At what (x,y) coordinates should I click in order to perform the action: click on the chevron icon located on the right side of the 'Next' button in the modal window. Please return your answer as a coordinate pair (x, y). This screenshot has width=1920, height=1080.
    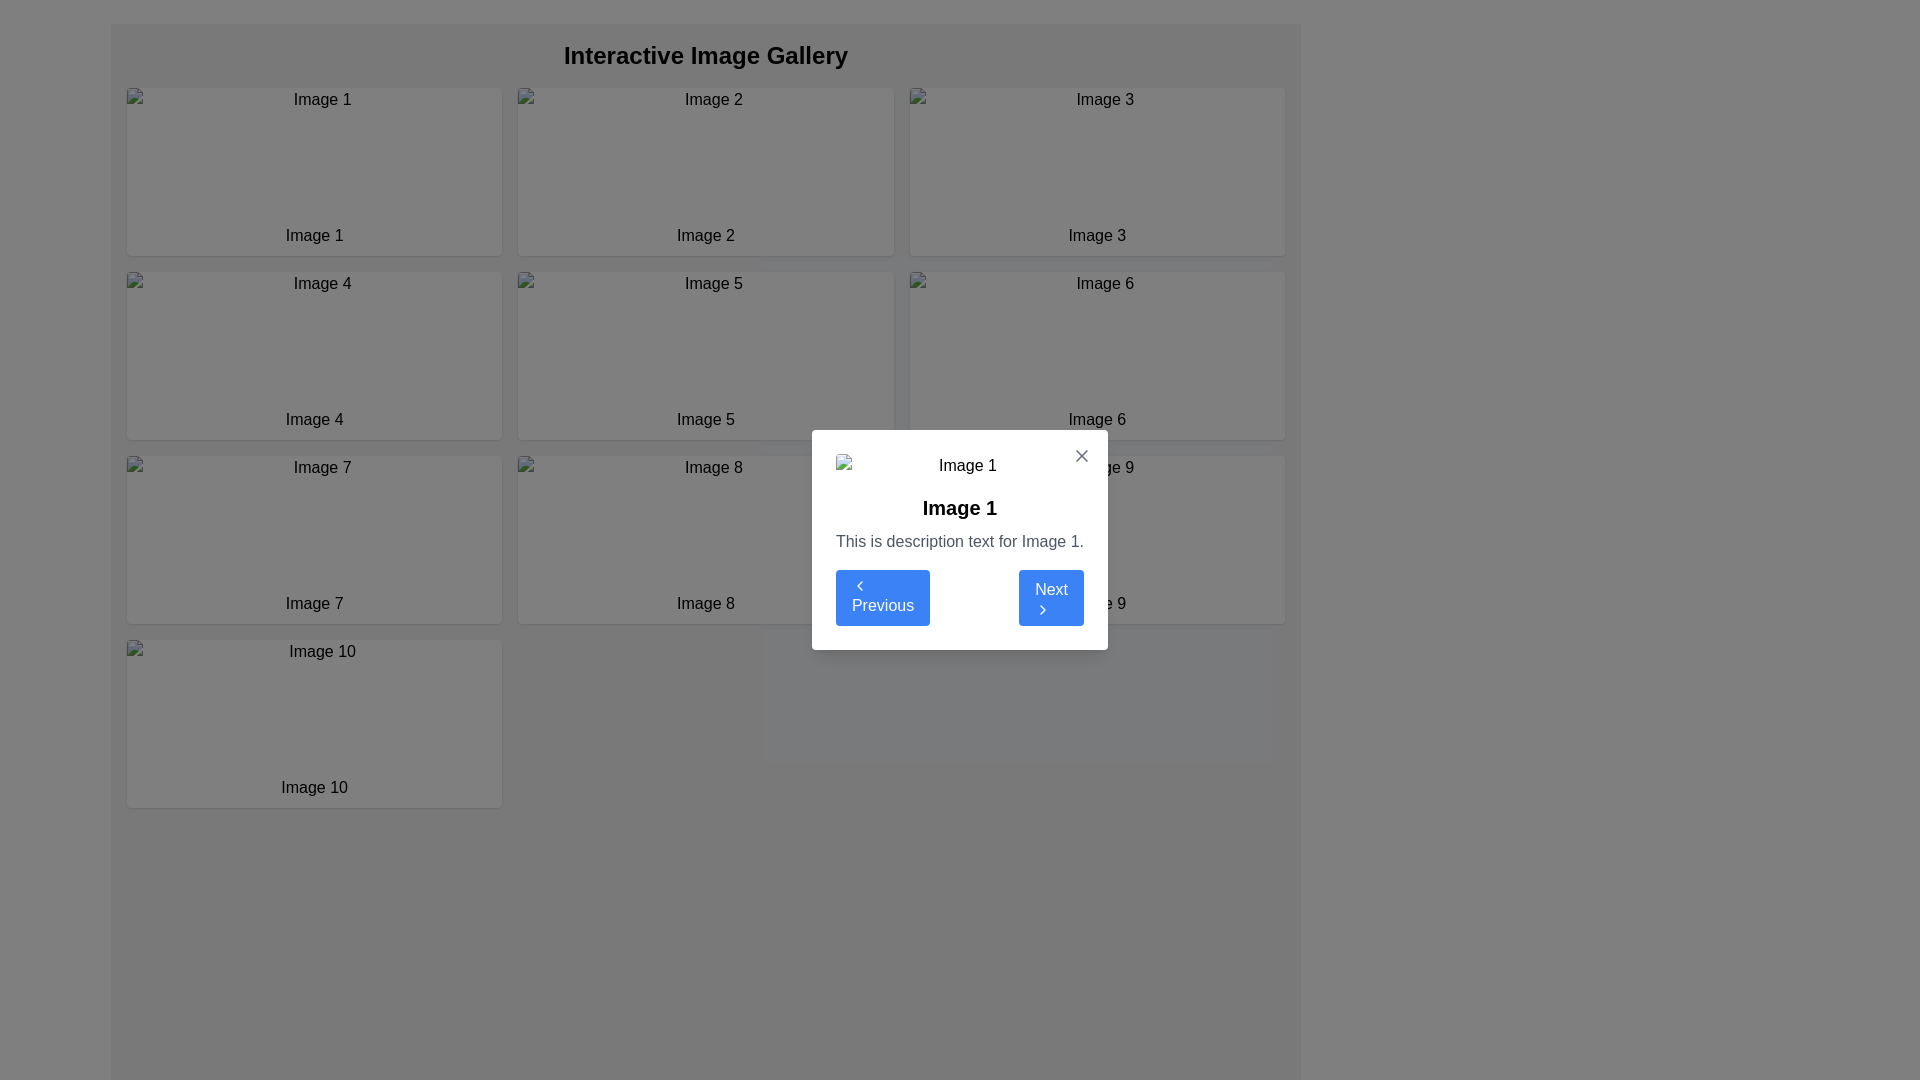
    Looking at the image, I should click on (1042, 608).